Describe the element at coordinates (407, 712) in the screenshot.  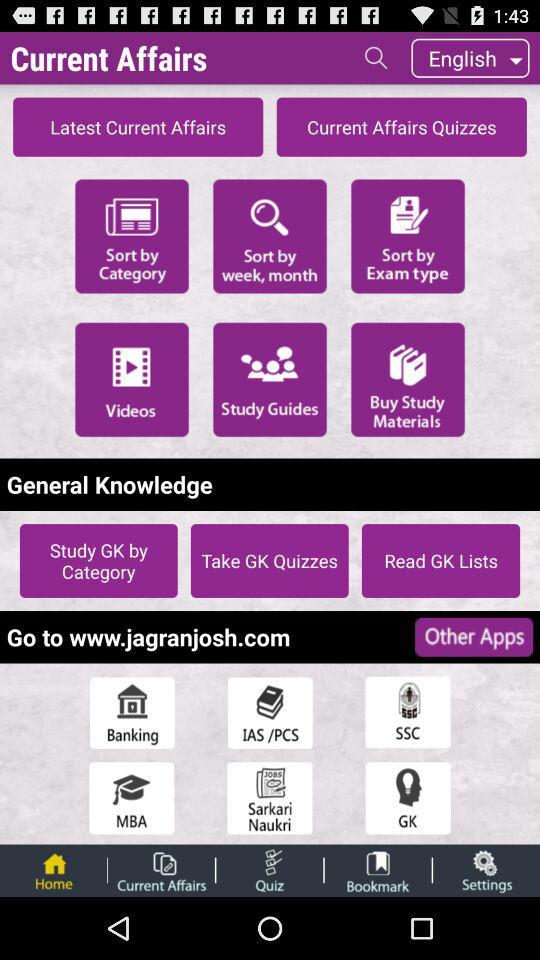
I see `open app location` at that location.